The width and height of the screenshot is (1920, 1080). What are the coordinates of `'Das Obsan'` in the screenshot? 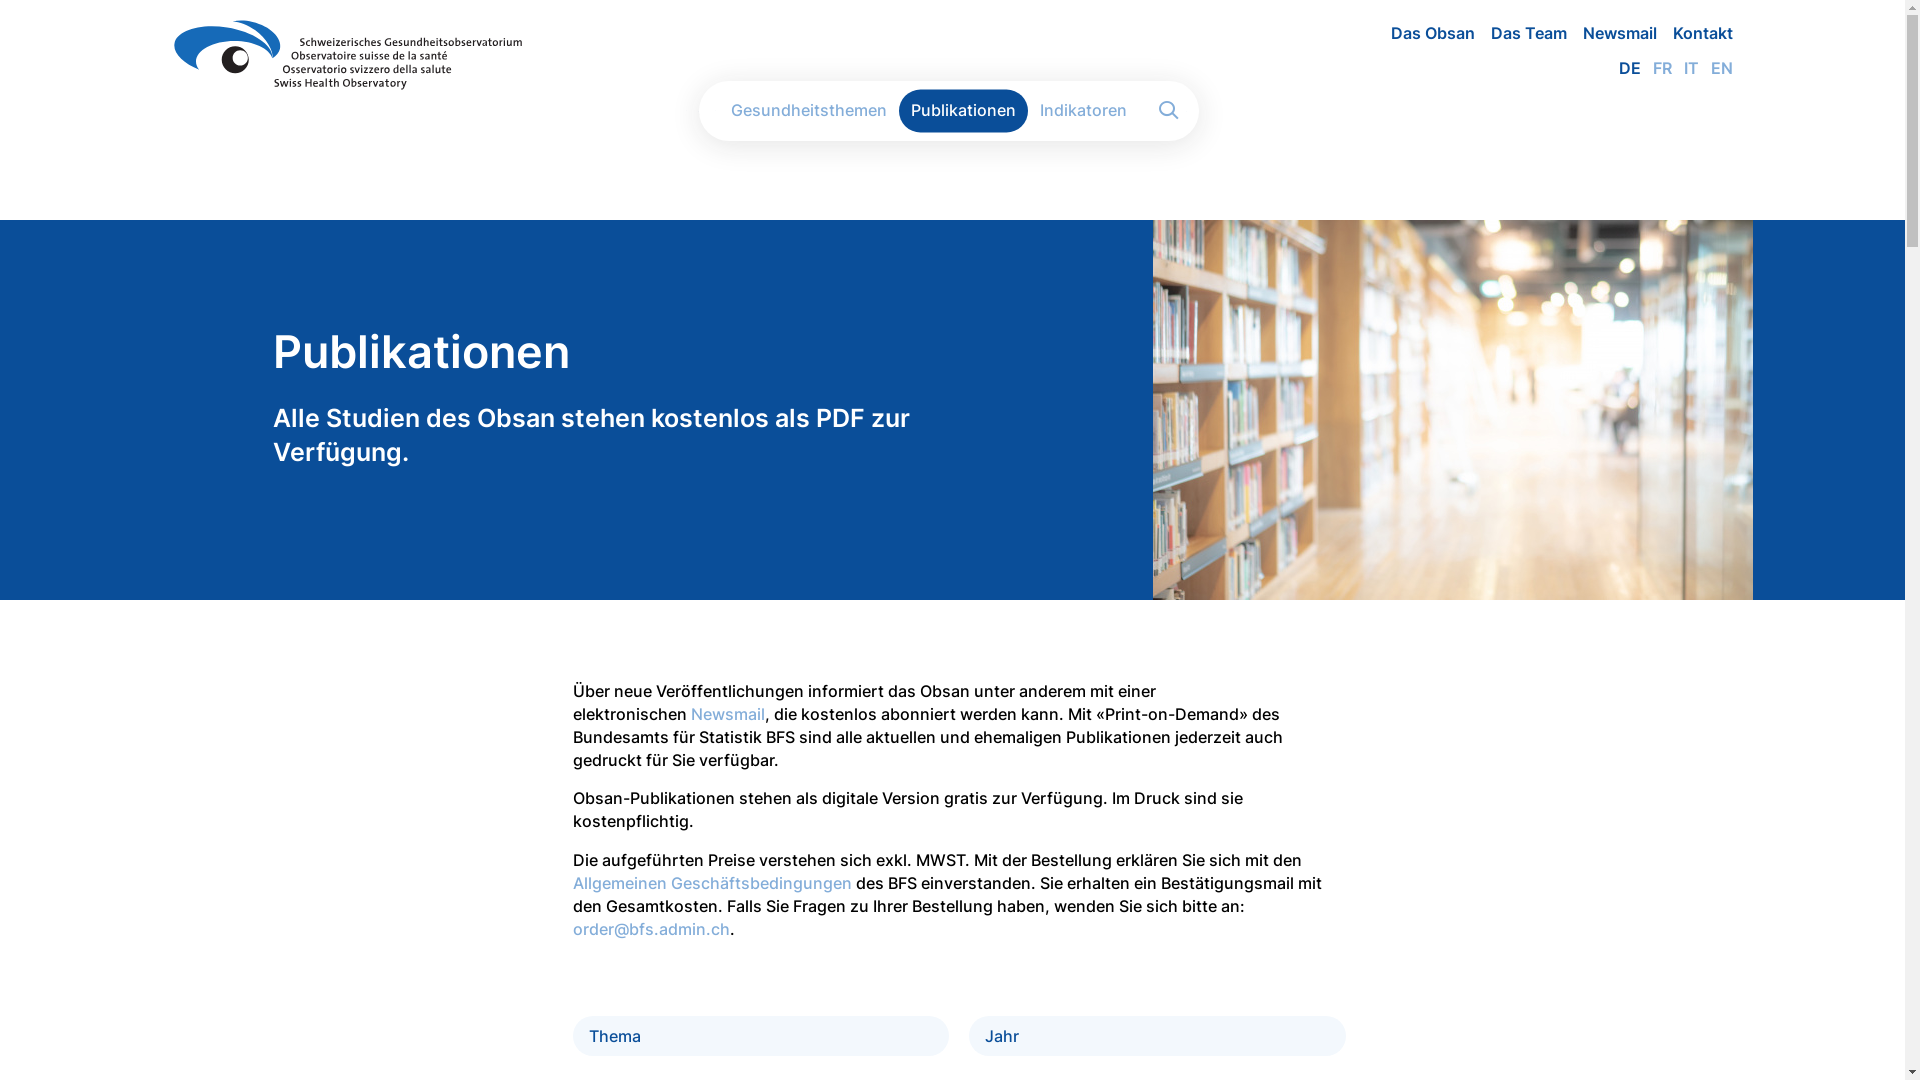 It's located at (1423, 33).